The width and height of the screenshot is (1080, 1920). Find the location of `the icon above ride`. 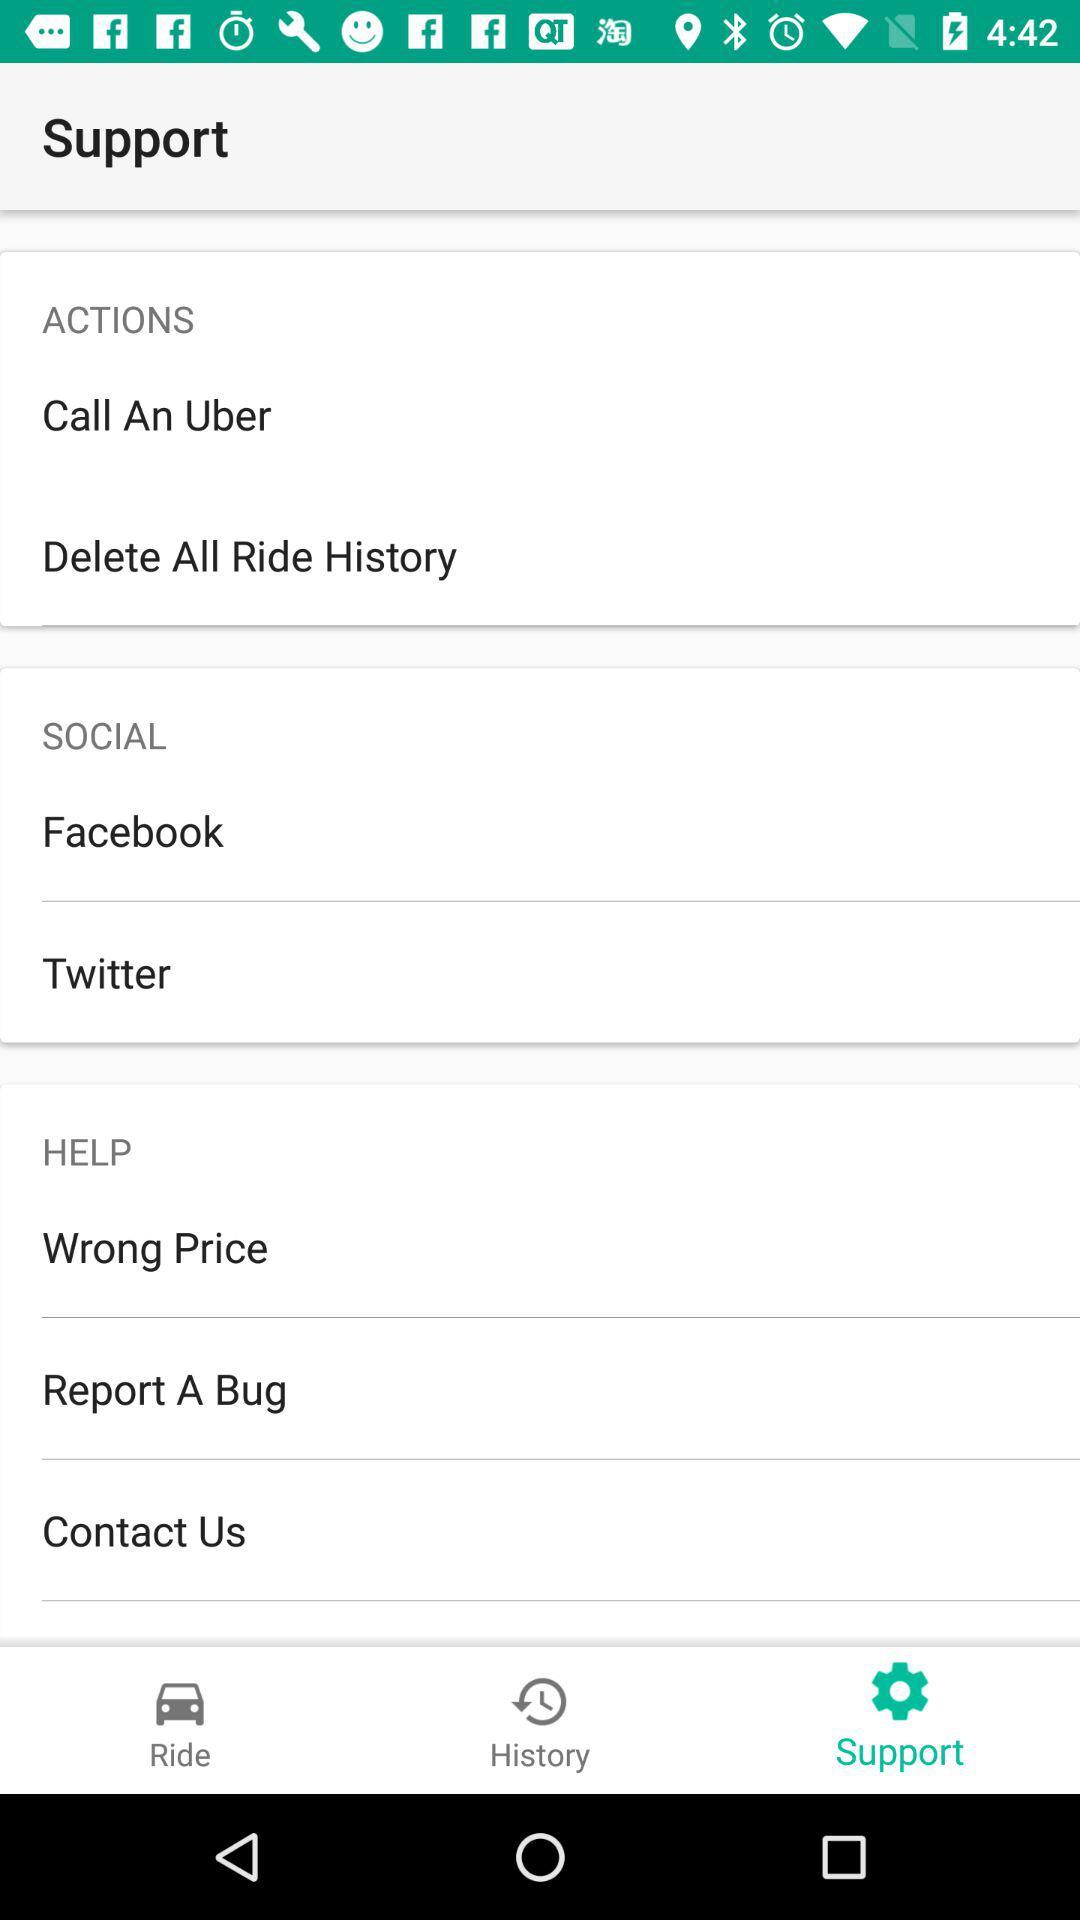

the icon above ride is located at coordinates (180, 1700).